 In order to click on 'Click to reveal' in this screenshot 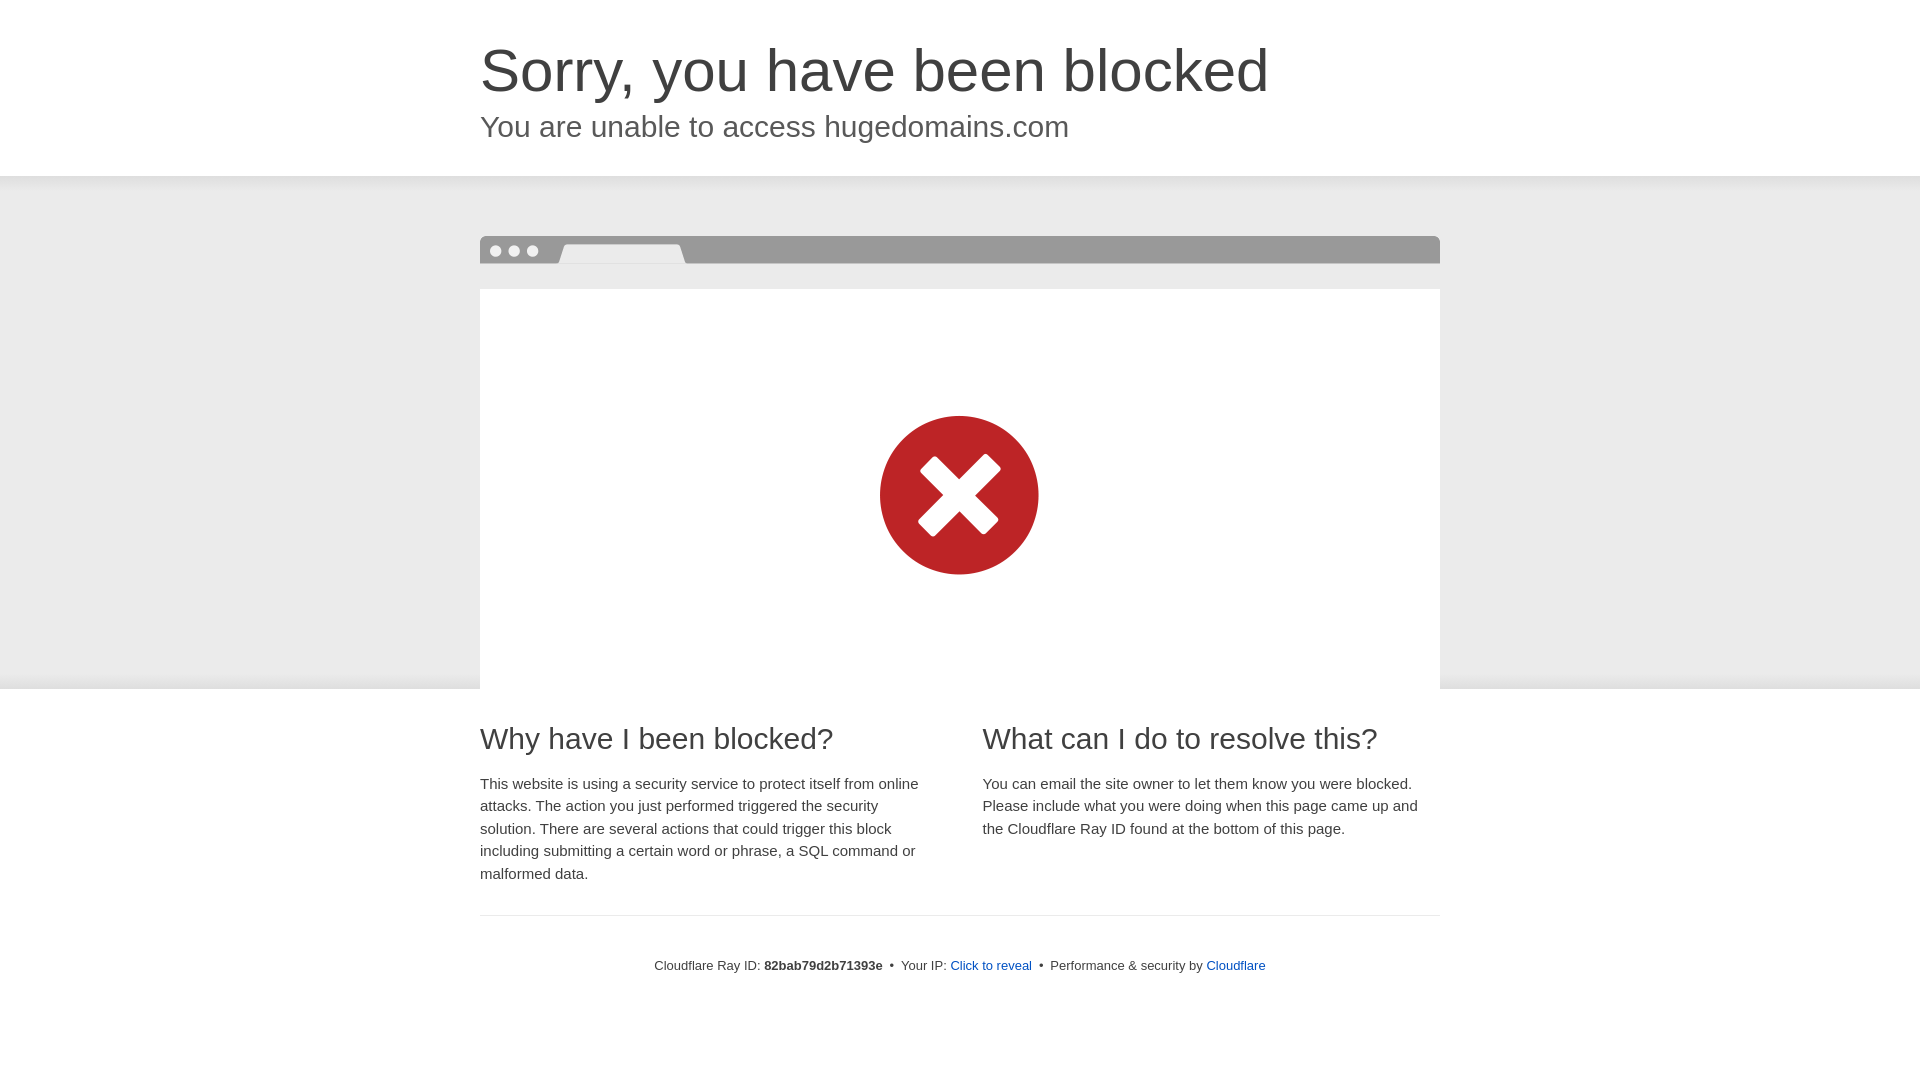, I will do `click(949, 964)`.